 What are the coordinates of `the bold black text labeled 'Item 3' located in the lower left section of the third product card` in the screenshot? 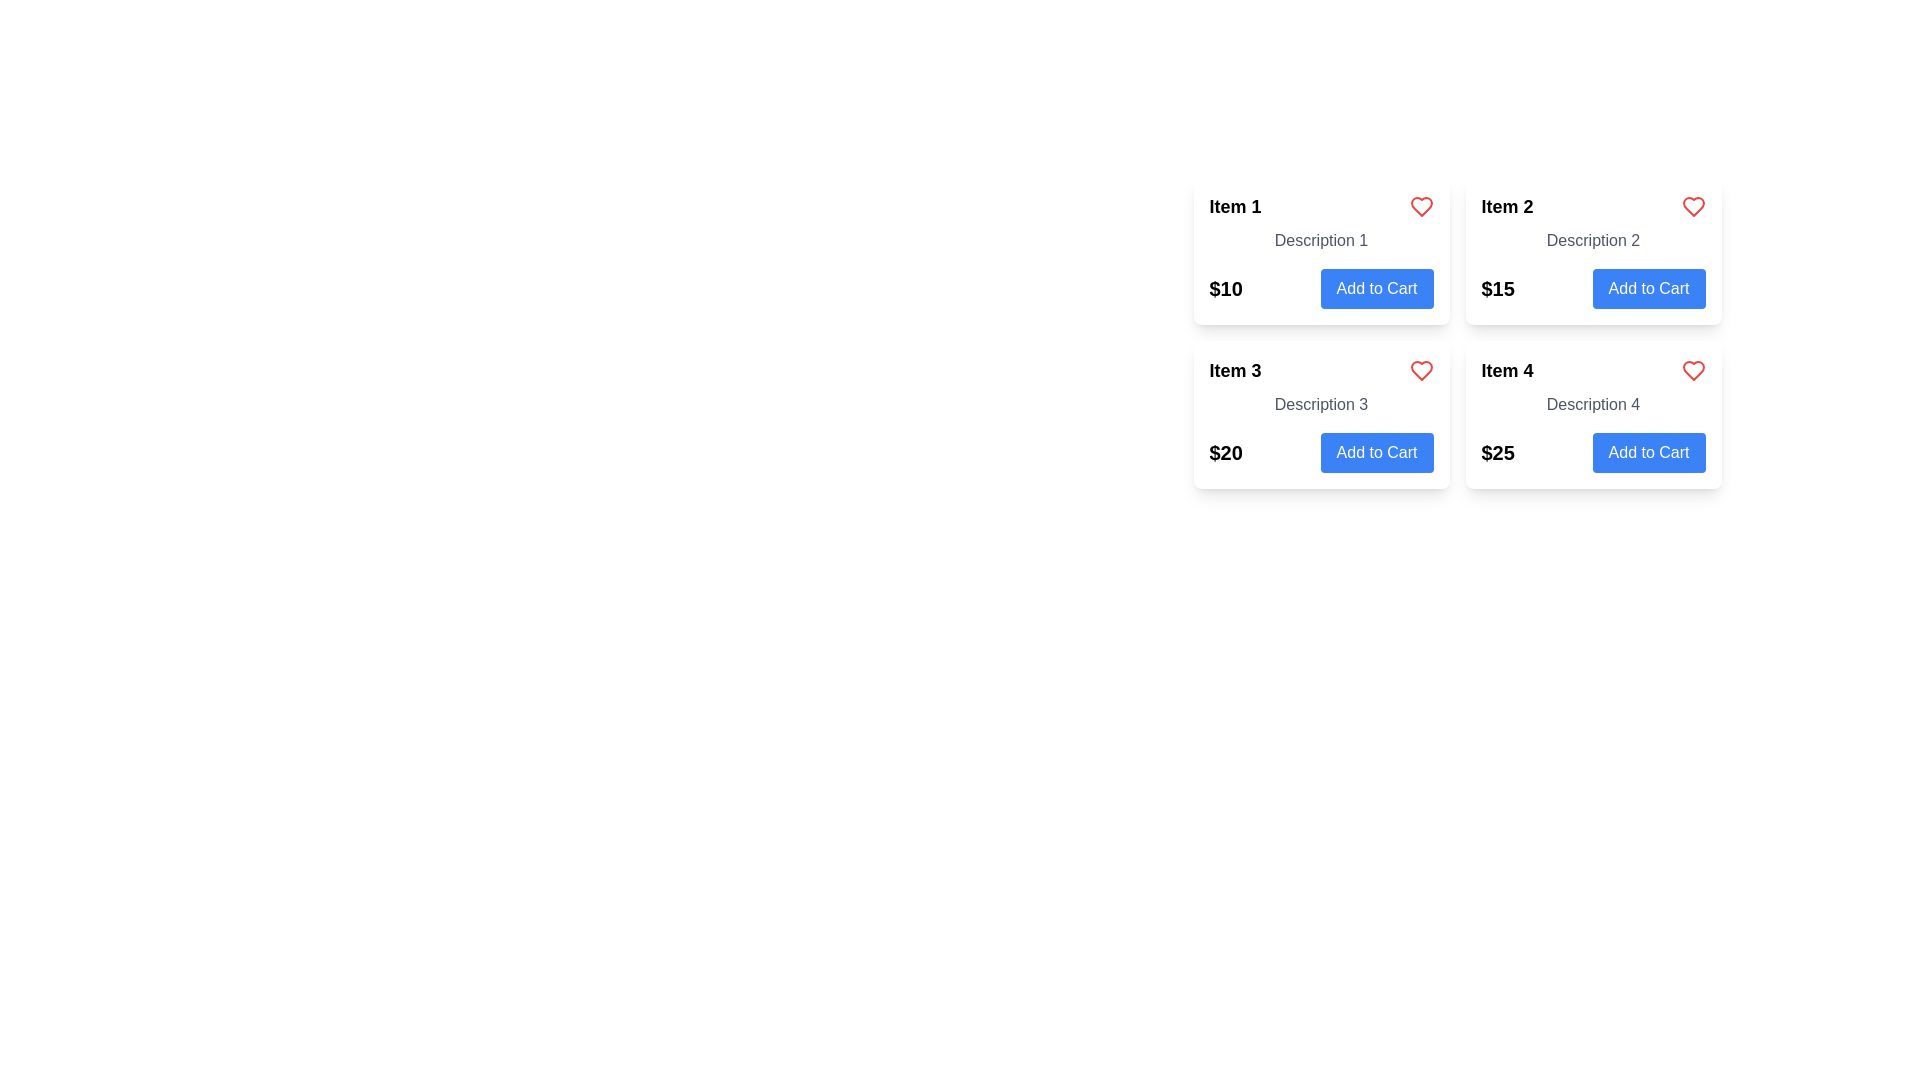 It's located at (1234, 370).